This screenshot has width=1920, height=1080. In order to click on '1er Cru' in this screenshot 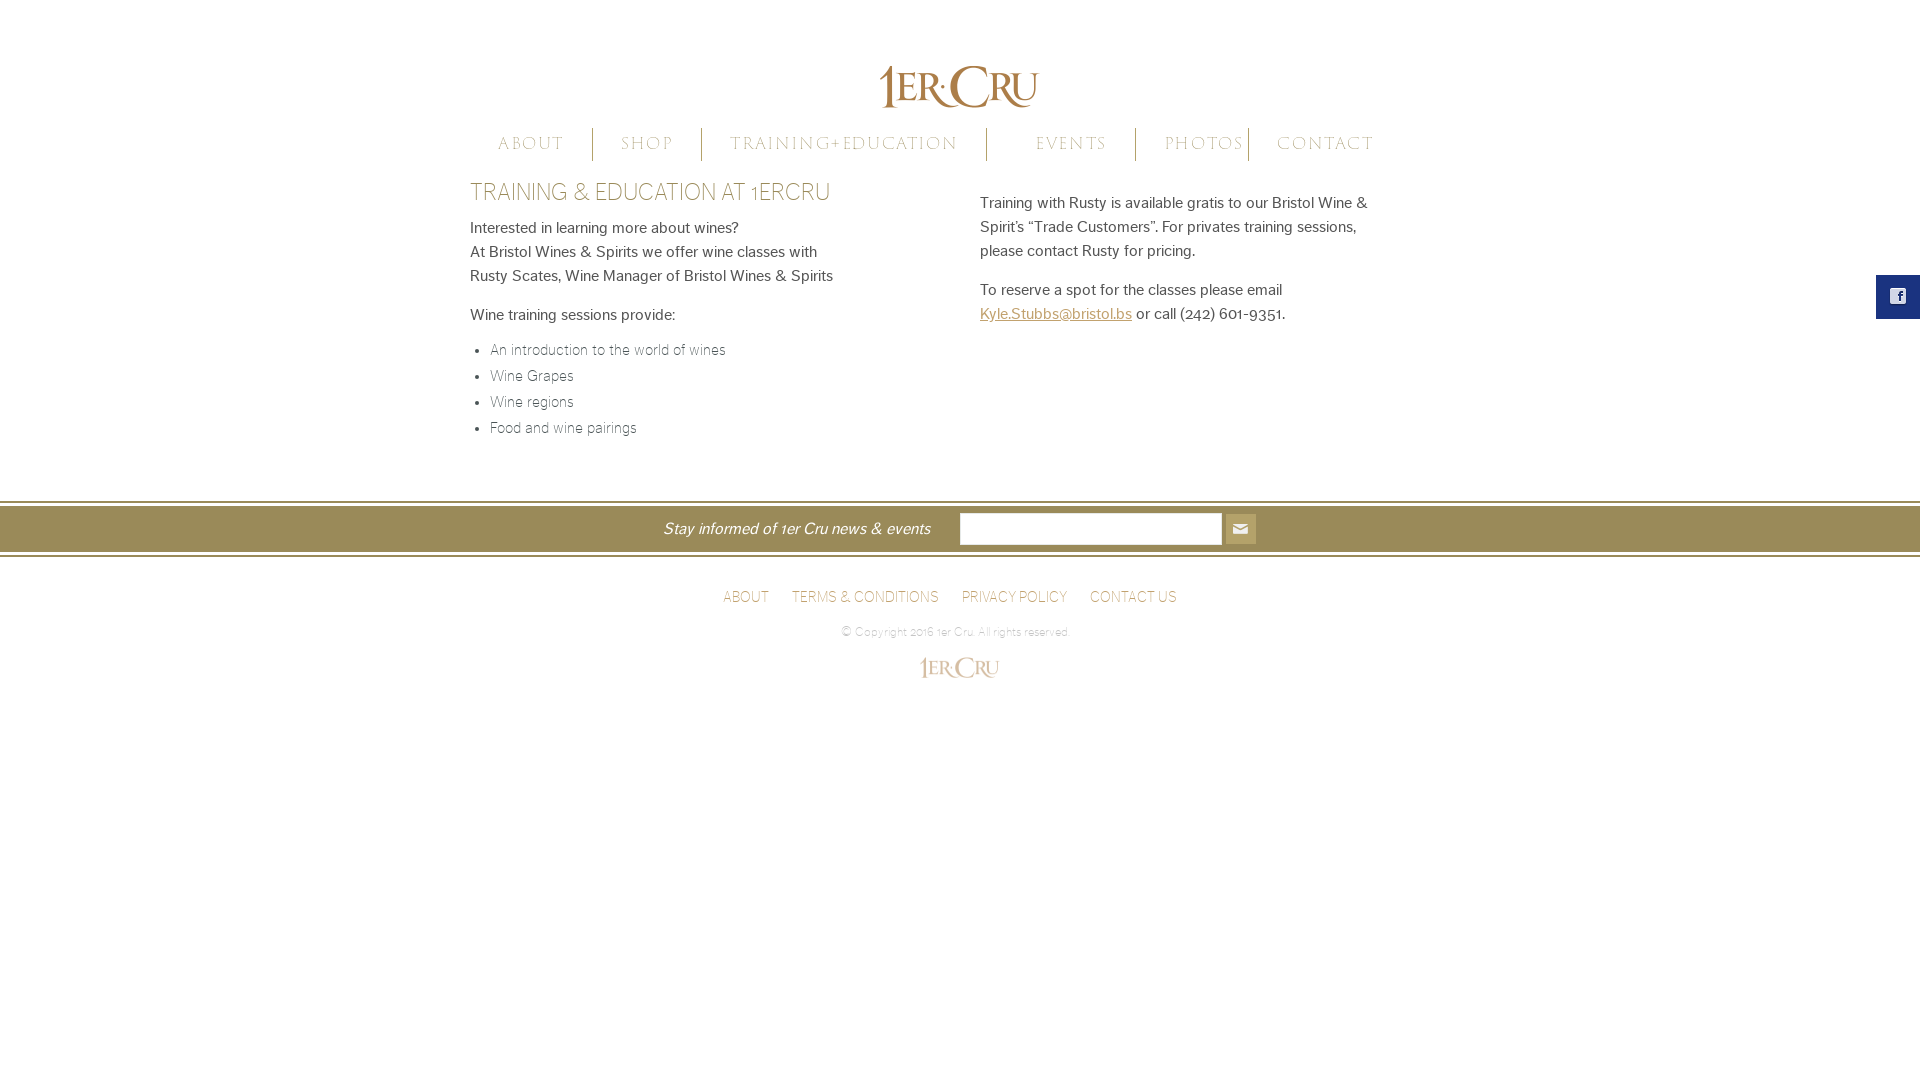, I will do `click(960, 72)`.